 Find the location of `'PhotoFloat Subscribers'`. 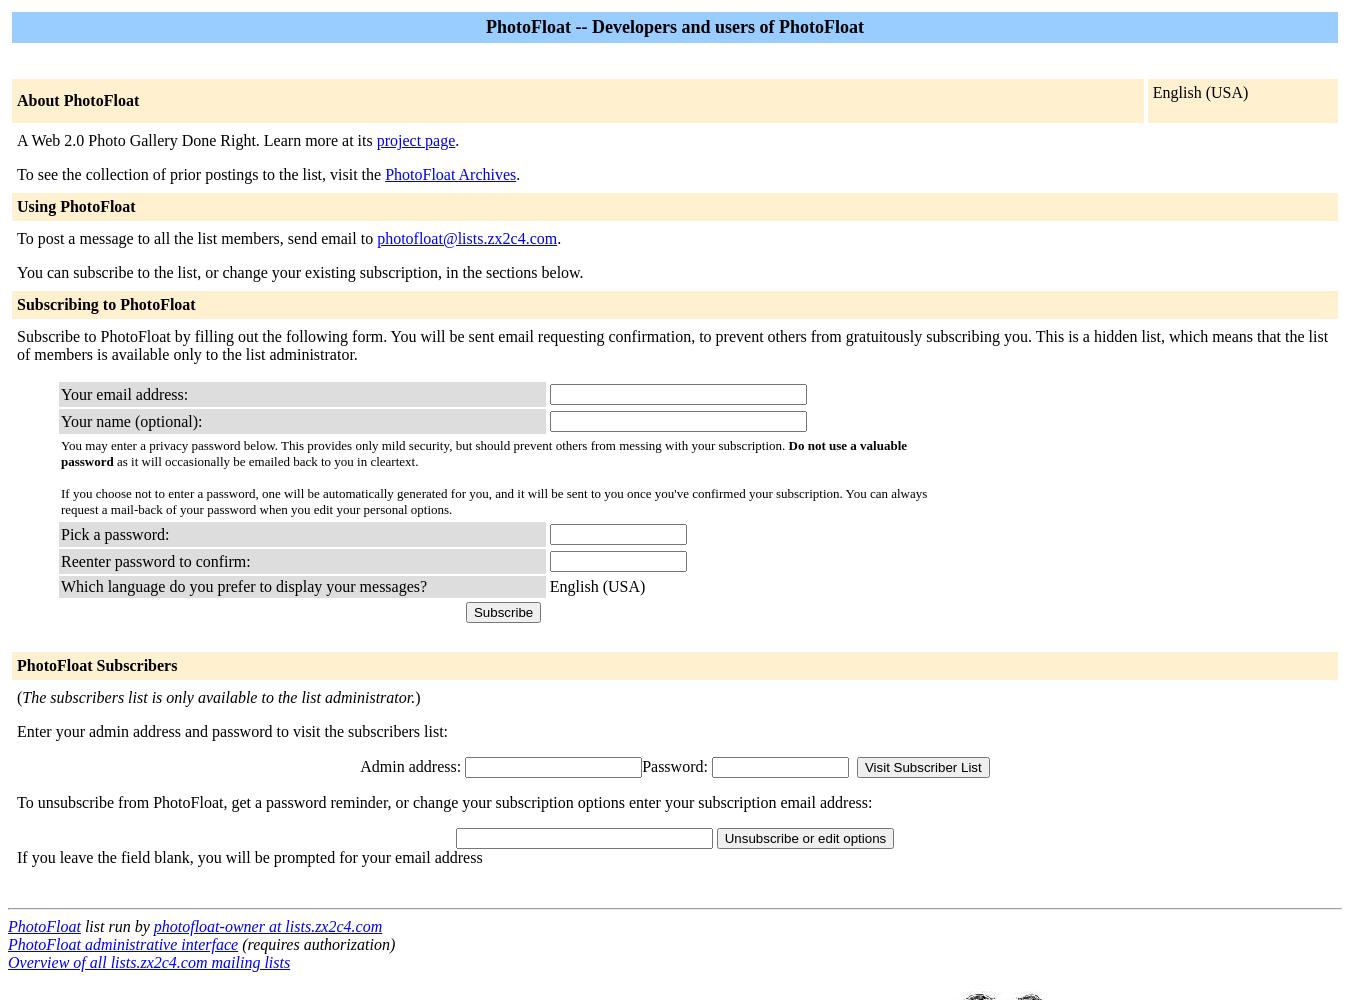

'PhotoFloat Subscribers' is located at coordinates (96, 665).